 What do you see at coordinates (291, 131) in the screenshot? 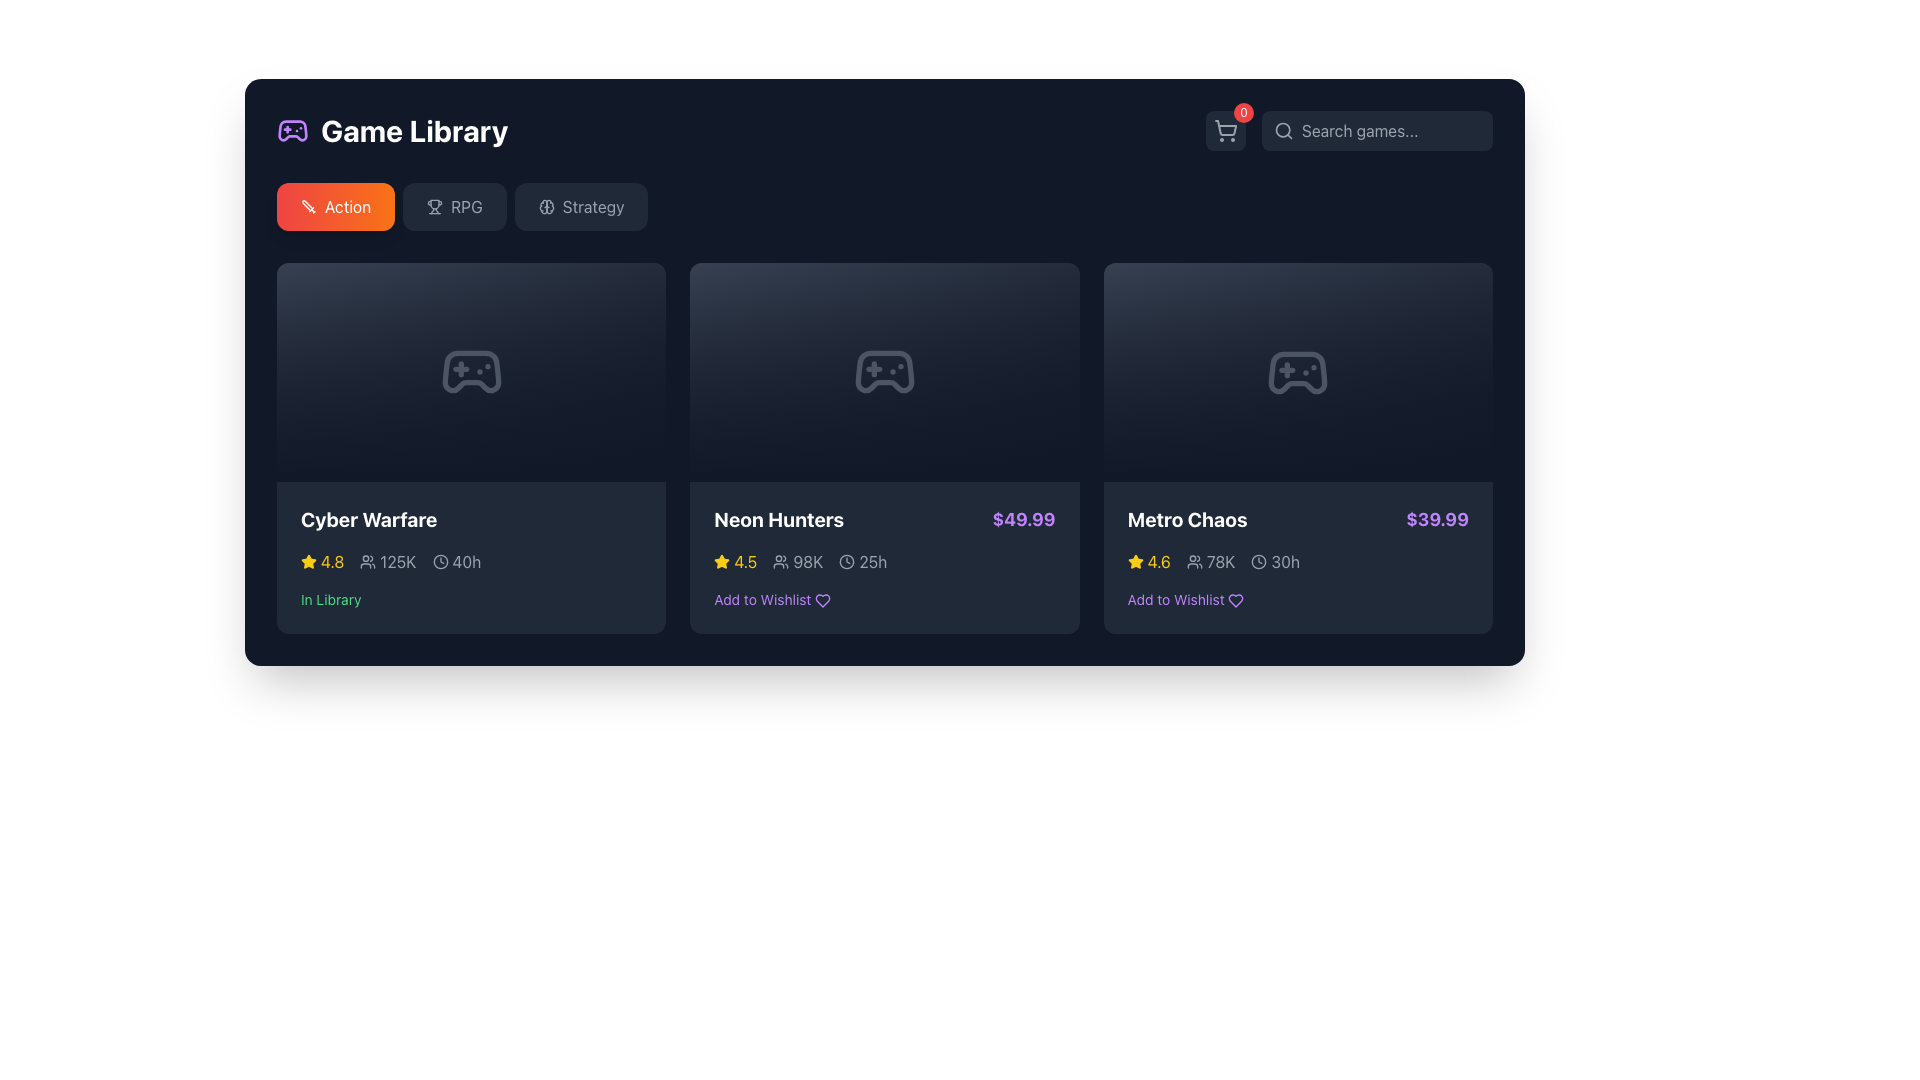
I see `the purple game controller icon located to the left of the 'Game Library' text element in the header section` at bounding box center [291, 131].